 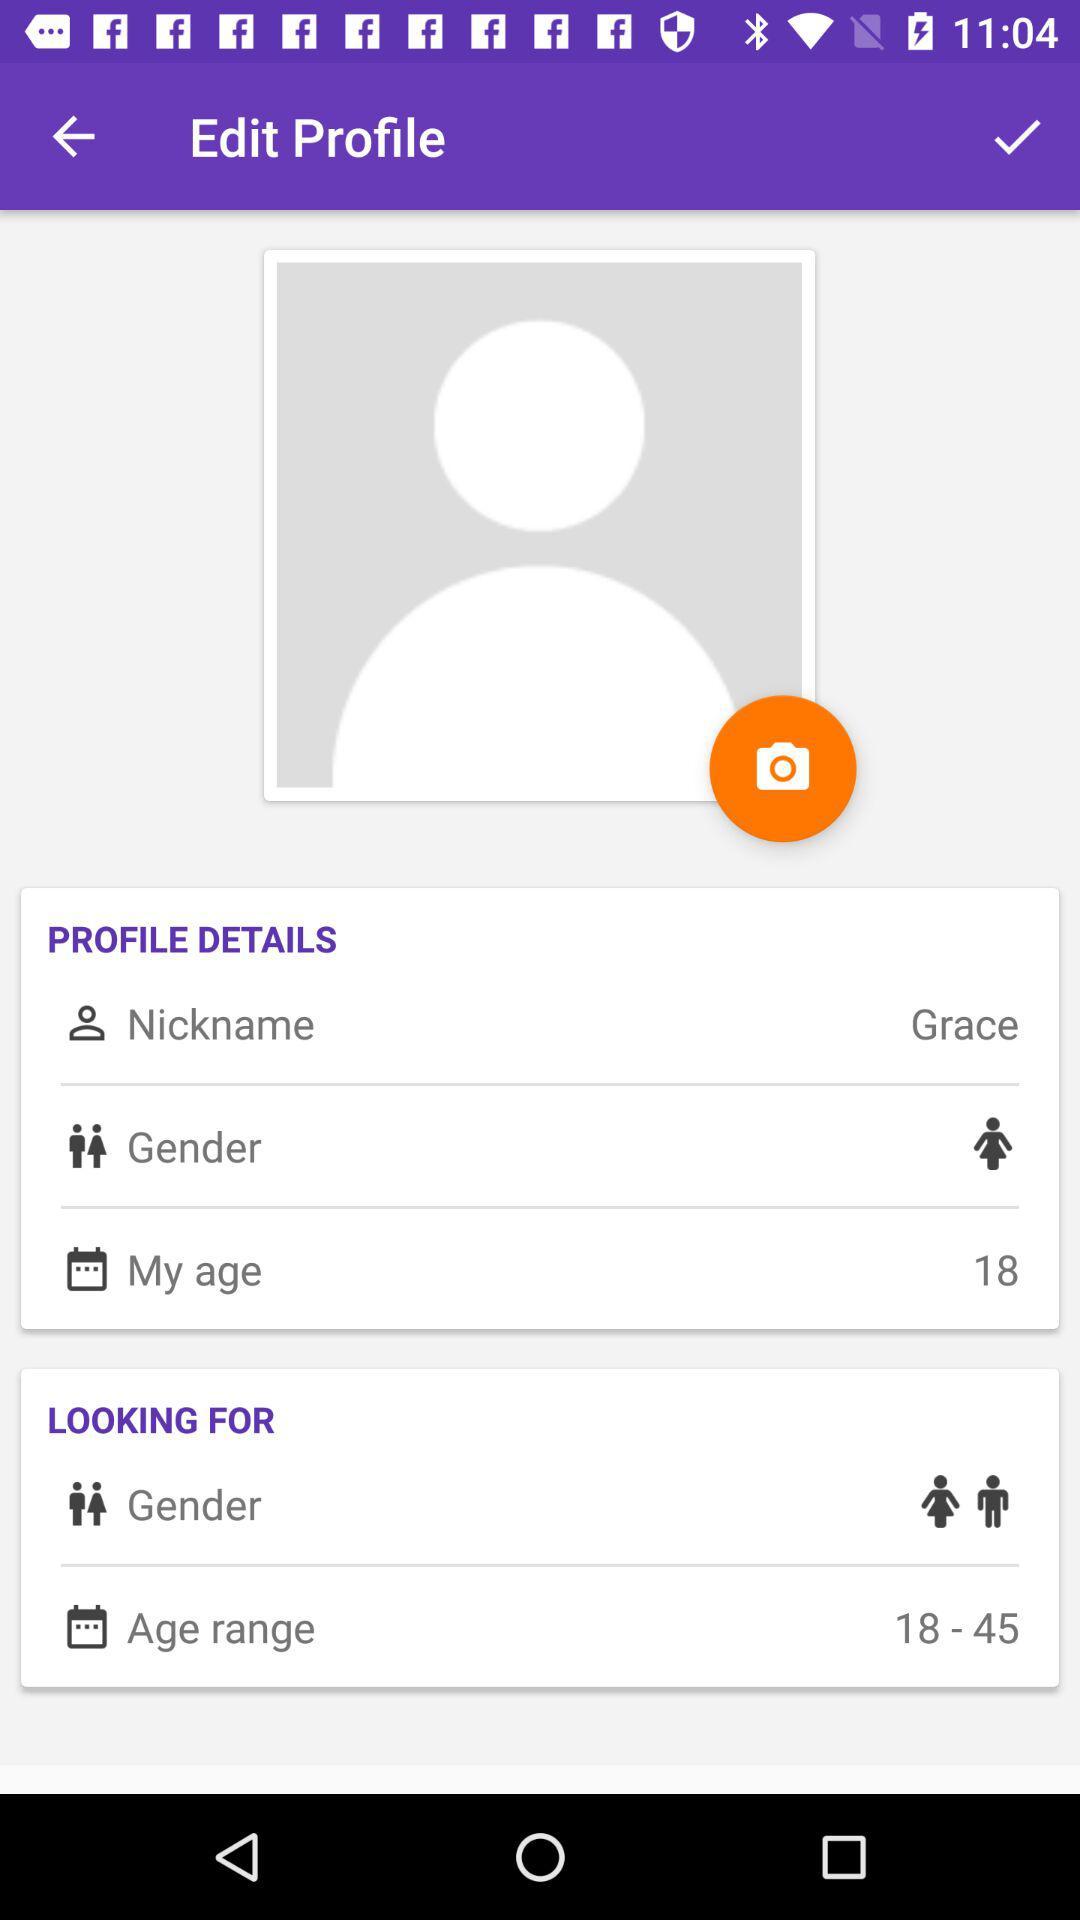 What do you see at coordinates (1017, 135) in the screenshot?
I see `item above grace icon` at bounding box center [1017, 135].